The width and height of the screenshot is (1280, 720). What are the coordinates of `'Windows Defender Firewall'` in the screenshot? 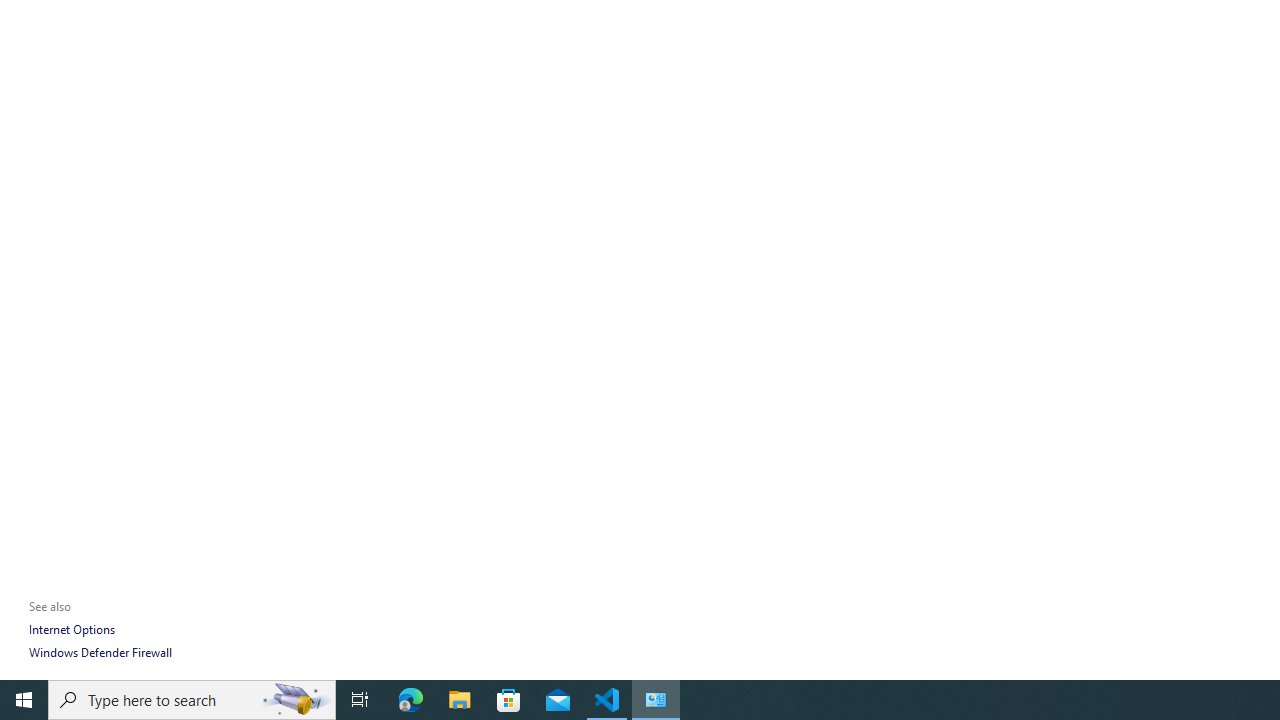 It's located at (99, 652).